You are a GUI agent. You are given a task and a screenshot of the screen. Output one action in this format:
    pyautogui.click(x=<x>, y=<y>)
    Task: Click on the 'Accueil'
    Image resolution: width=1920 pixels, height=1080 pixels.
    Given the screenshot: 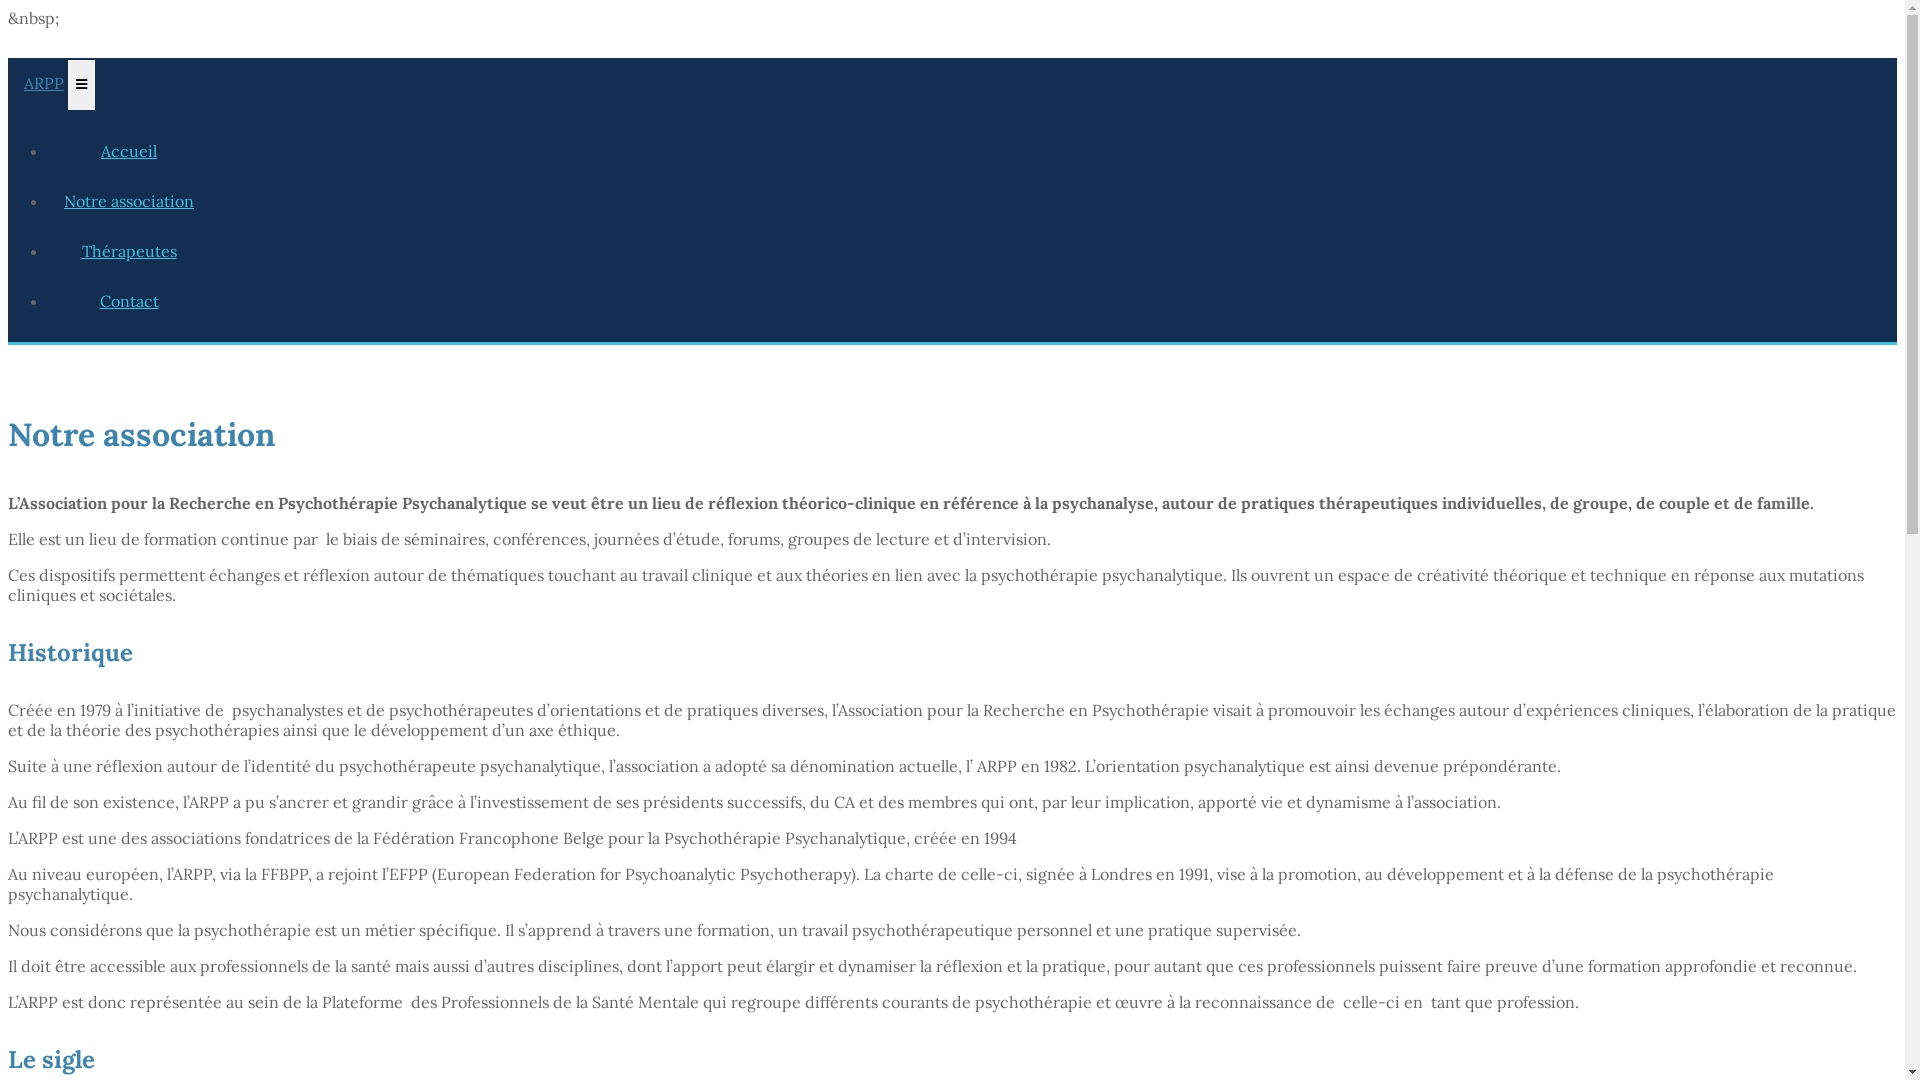 What is the action you would take?
    pyautogui.click(x=128, y=149)
    